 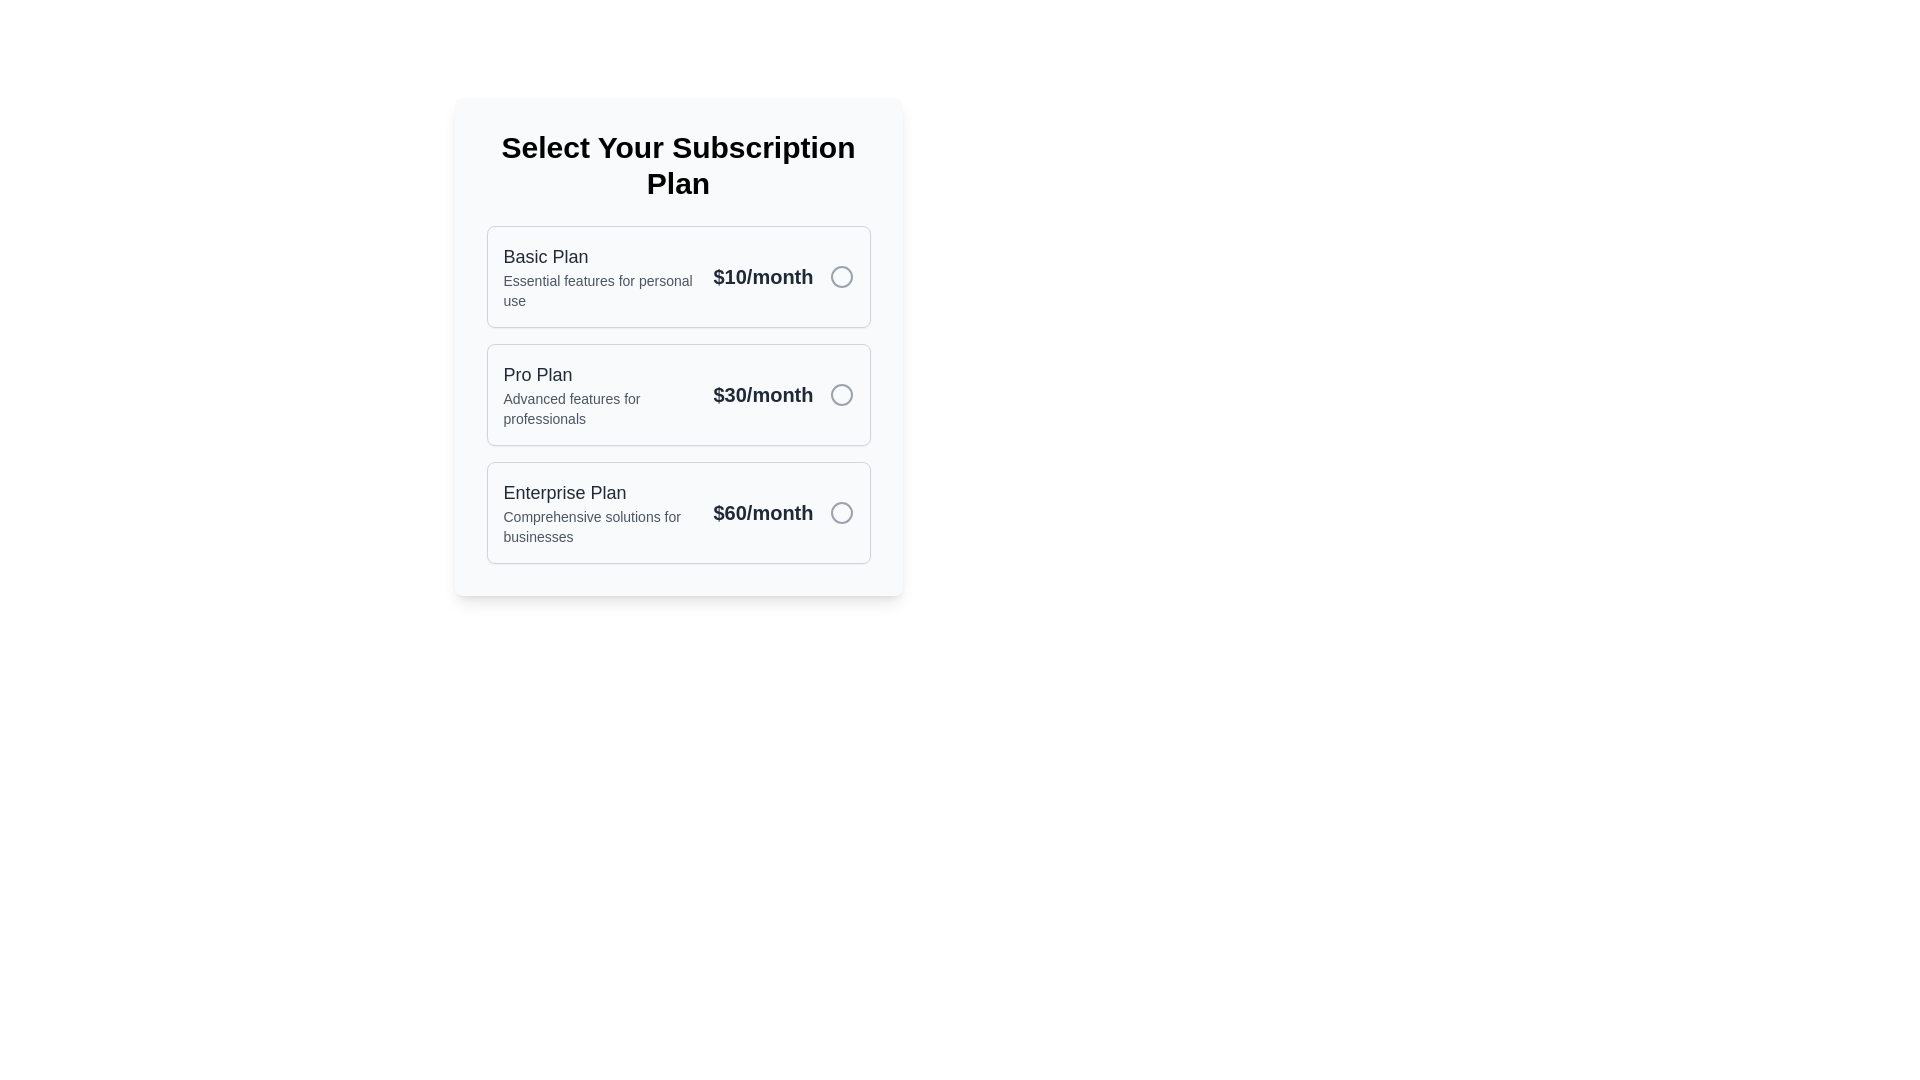 I want to click on the 'Pro Plan' text element, which serves as a label in the subscription selection interface, so click(x=599, y=394).